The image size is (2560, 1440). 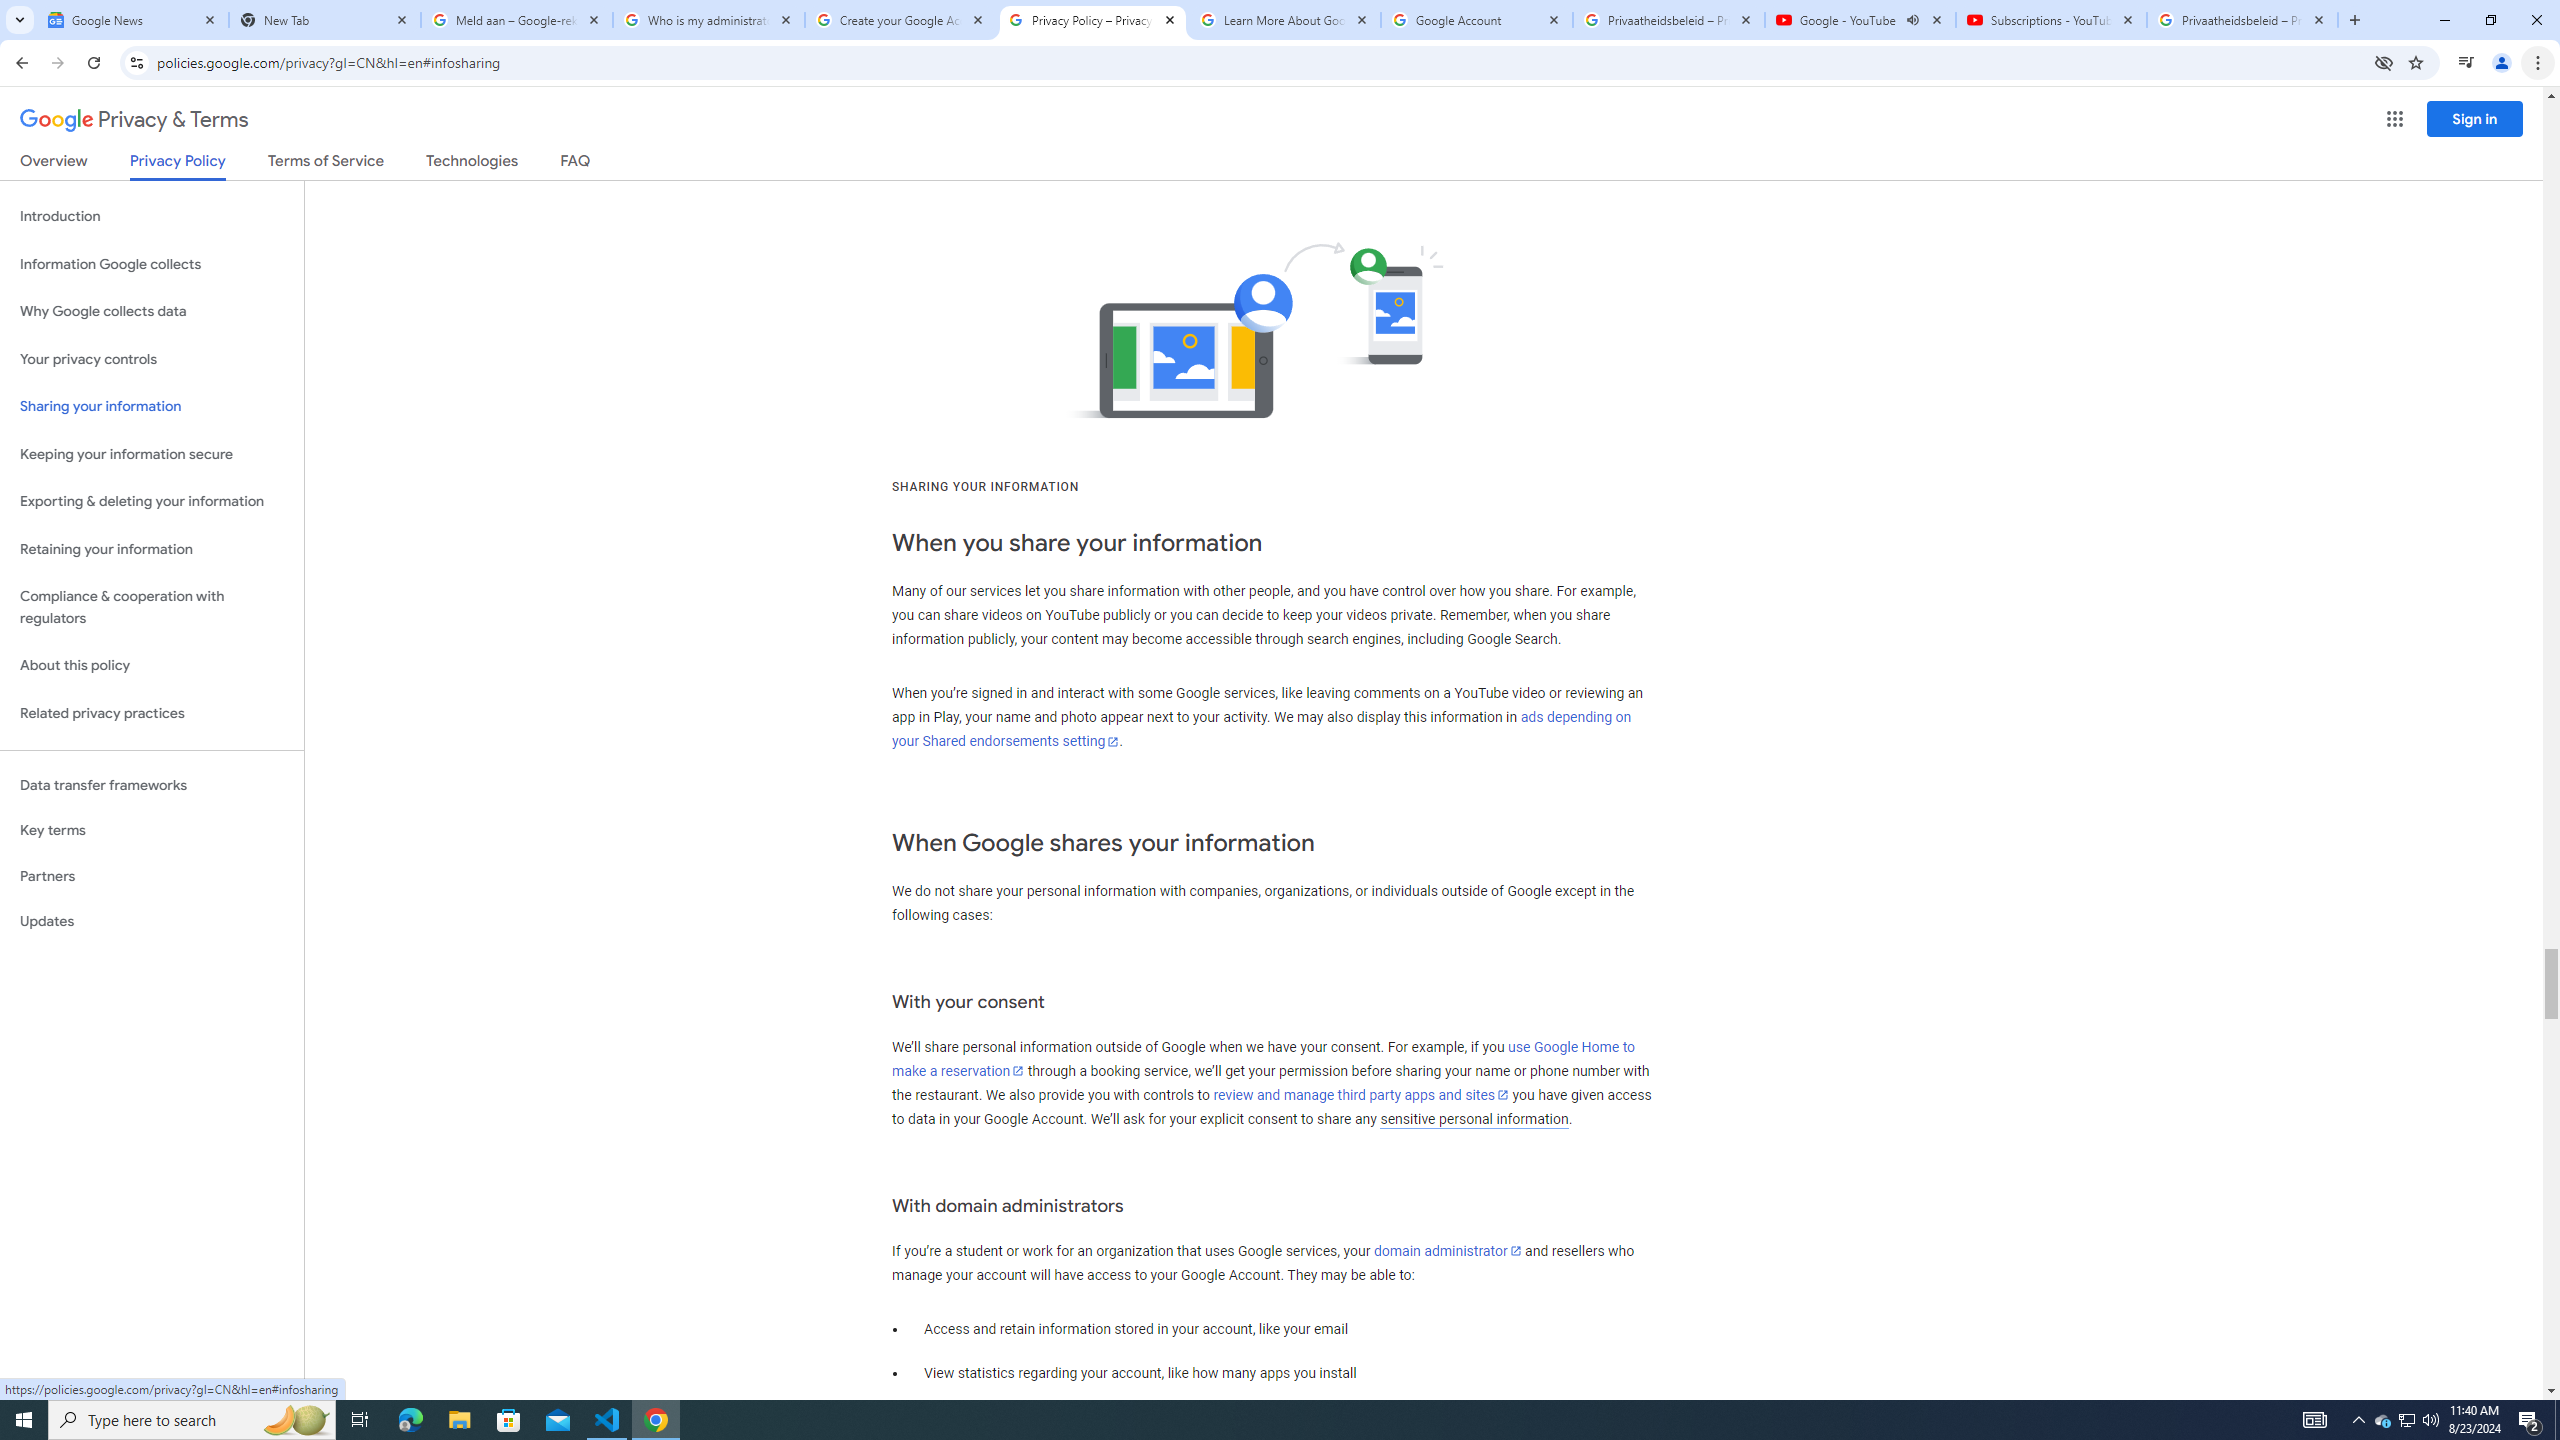 What do you see at coordinates (133, 19) in the screenshot?
I see `'Google News'` at bounding box center [133, 19].